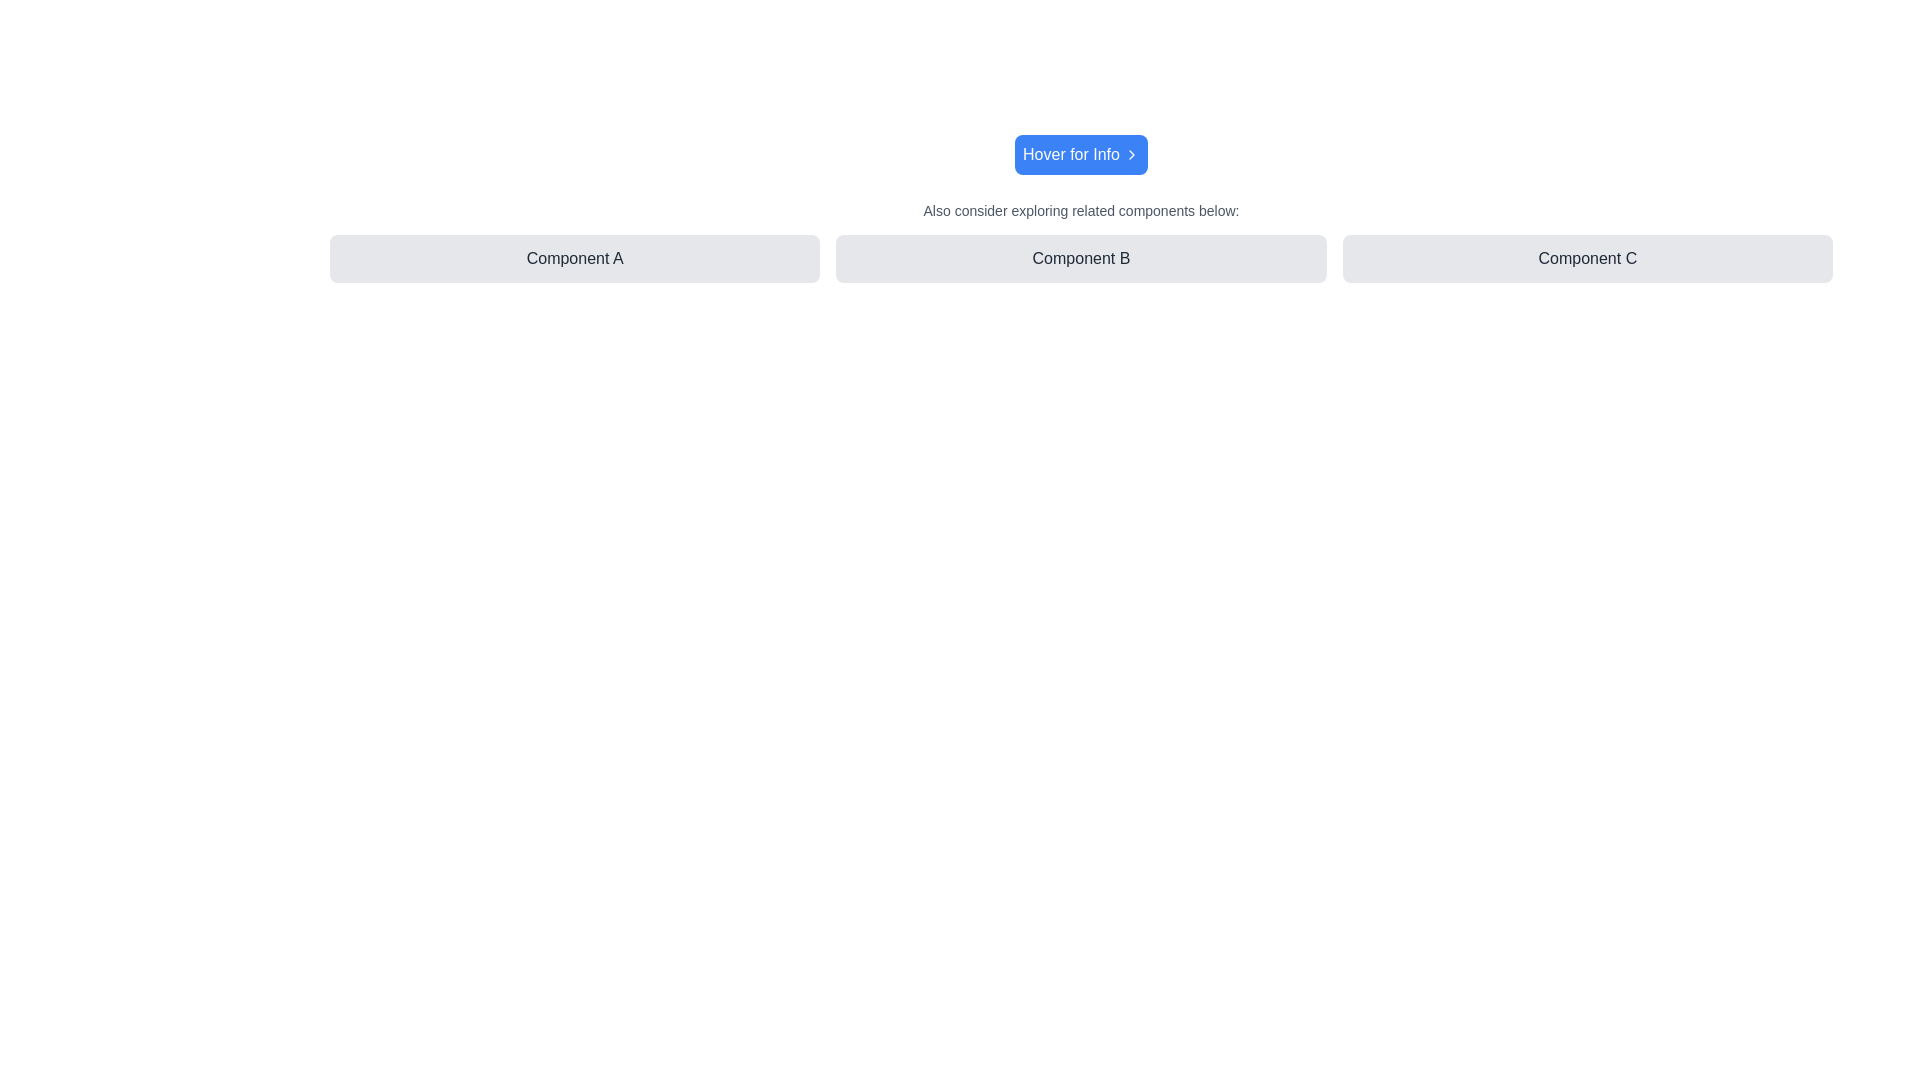  Describe the element at coordinates (1080, 239) in the screenshot. I see `the 'Component B' button located in the composite layout below the 'Hover for Info' text` at that location.